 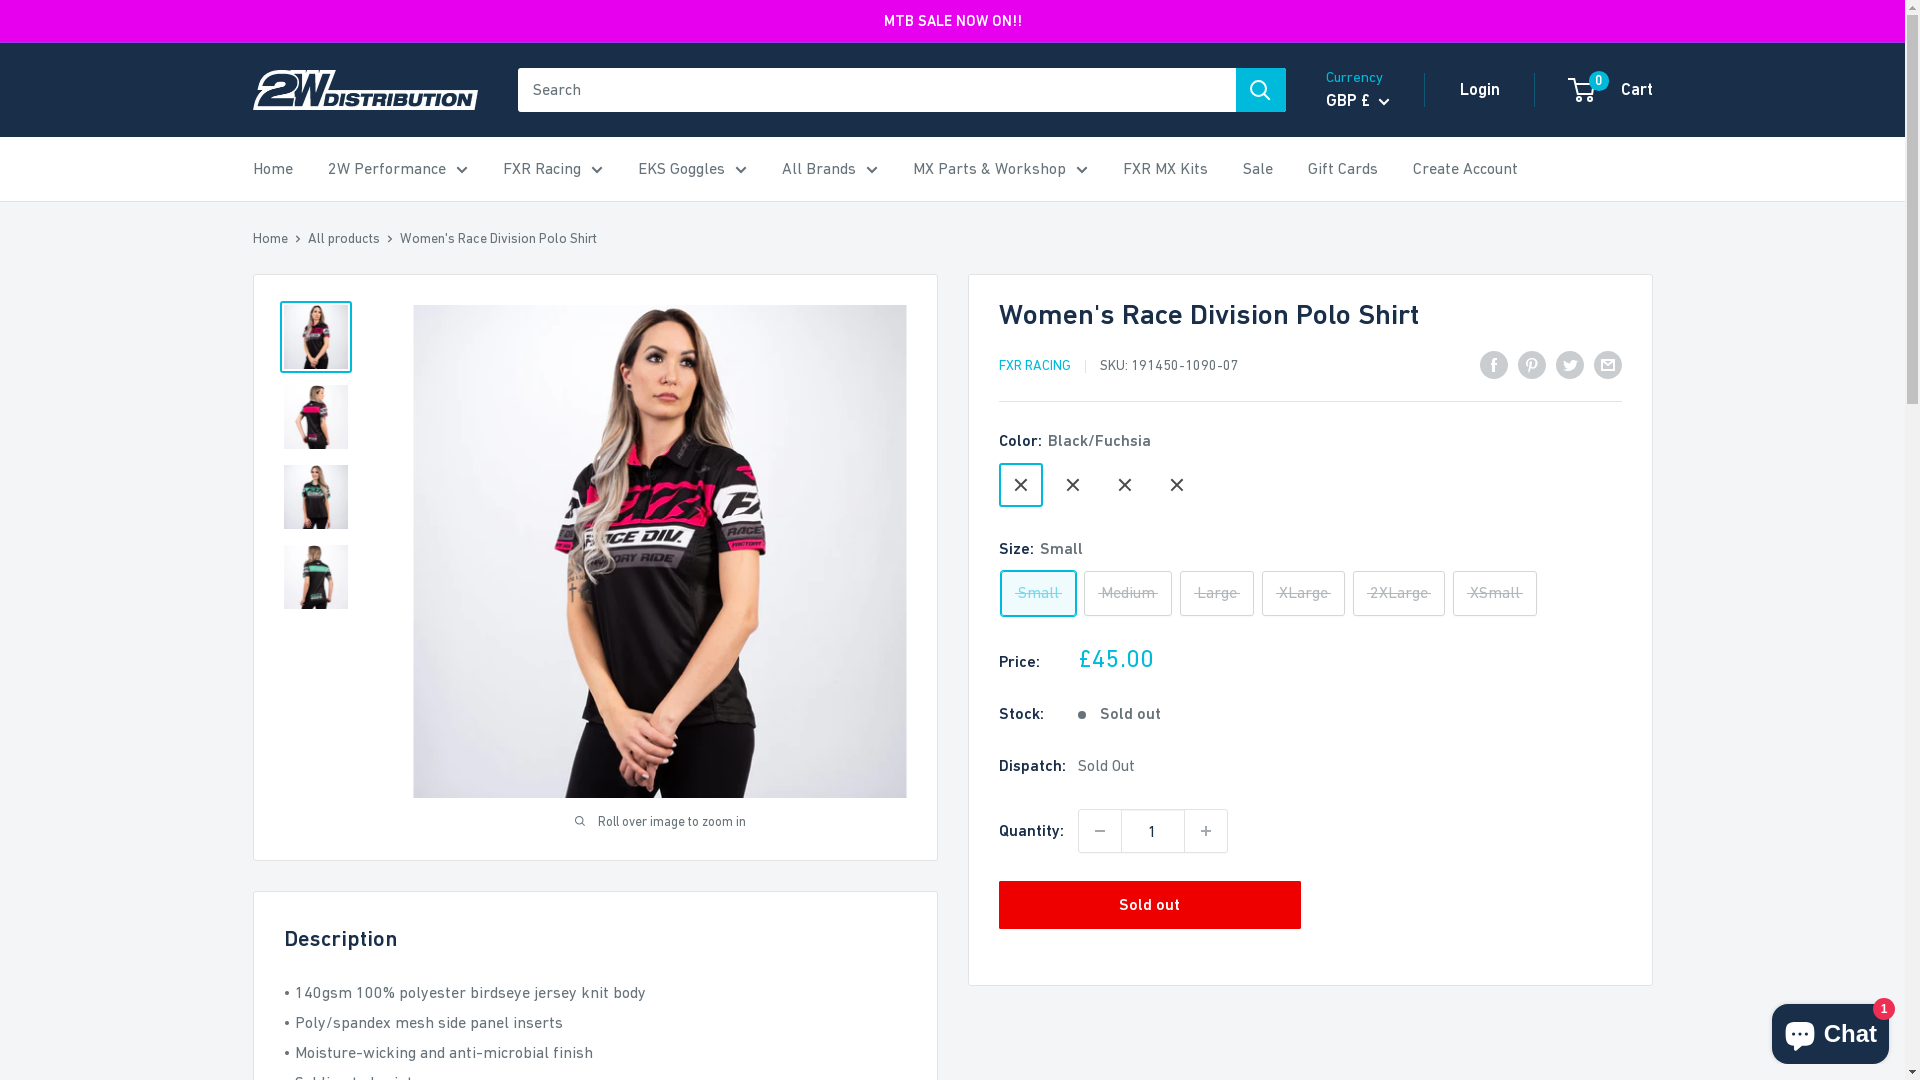 I want to click on '2W Distribution', so click(x=364, y=88).